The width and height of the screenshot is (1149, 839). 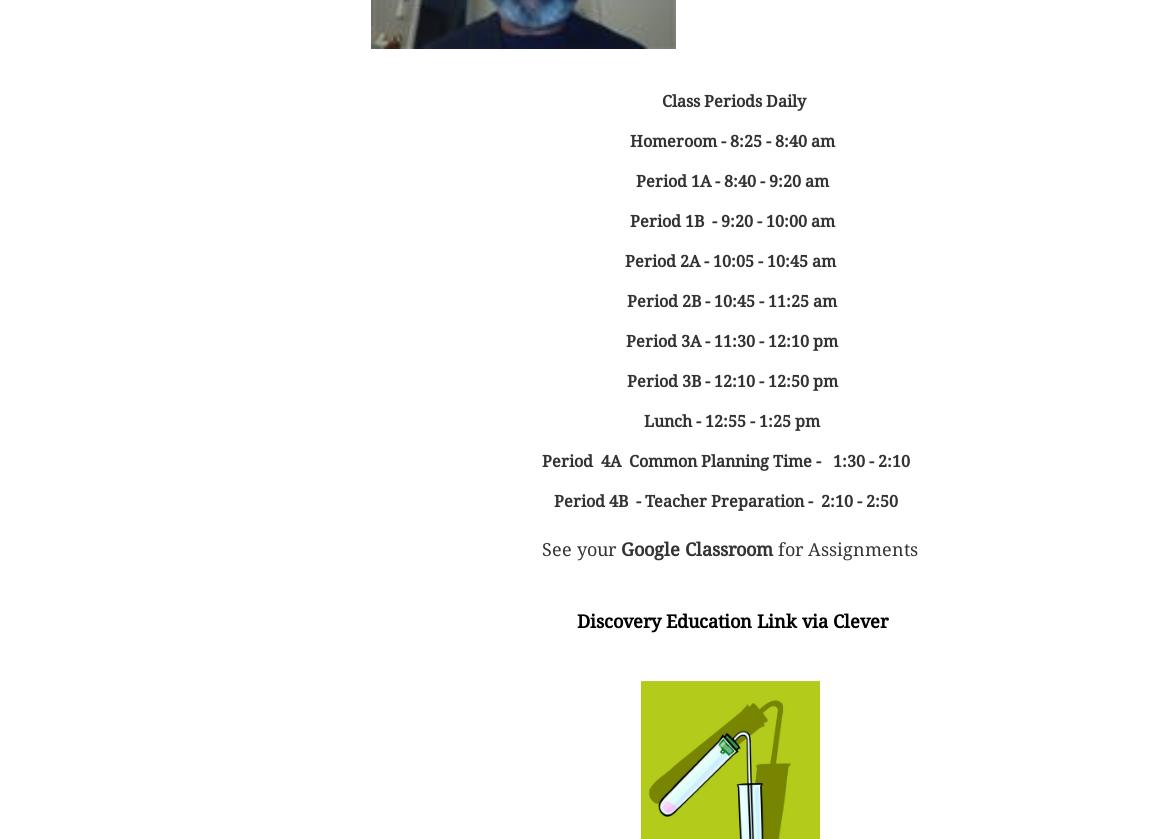 What do you see at coordinates (732, 499) in the screenshot?
I see `'Period 4B  - Teacher Preparation -  2:10 - 2:50'` at bounding box center [732, 499].